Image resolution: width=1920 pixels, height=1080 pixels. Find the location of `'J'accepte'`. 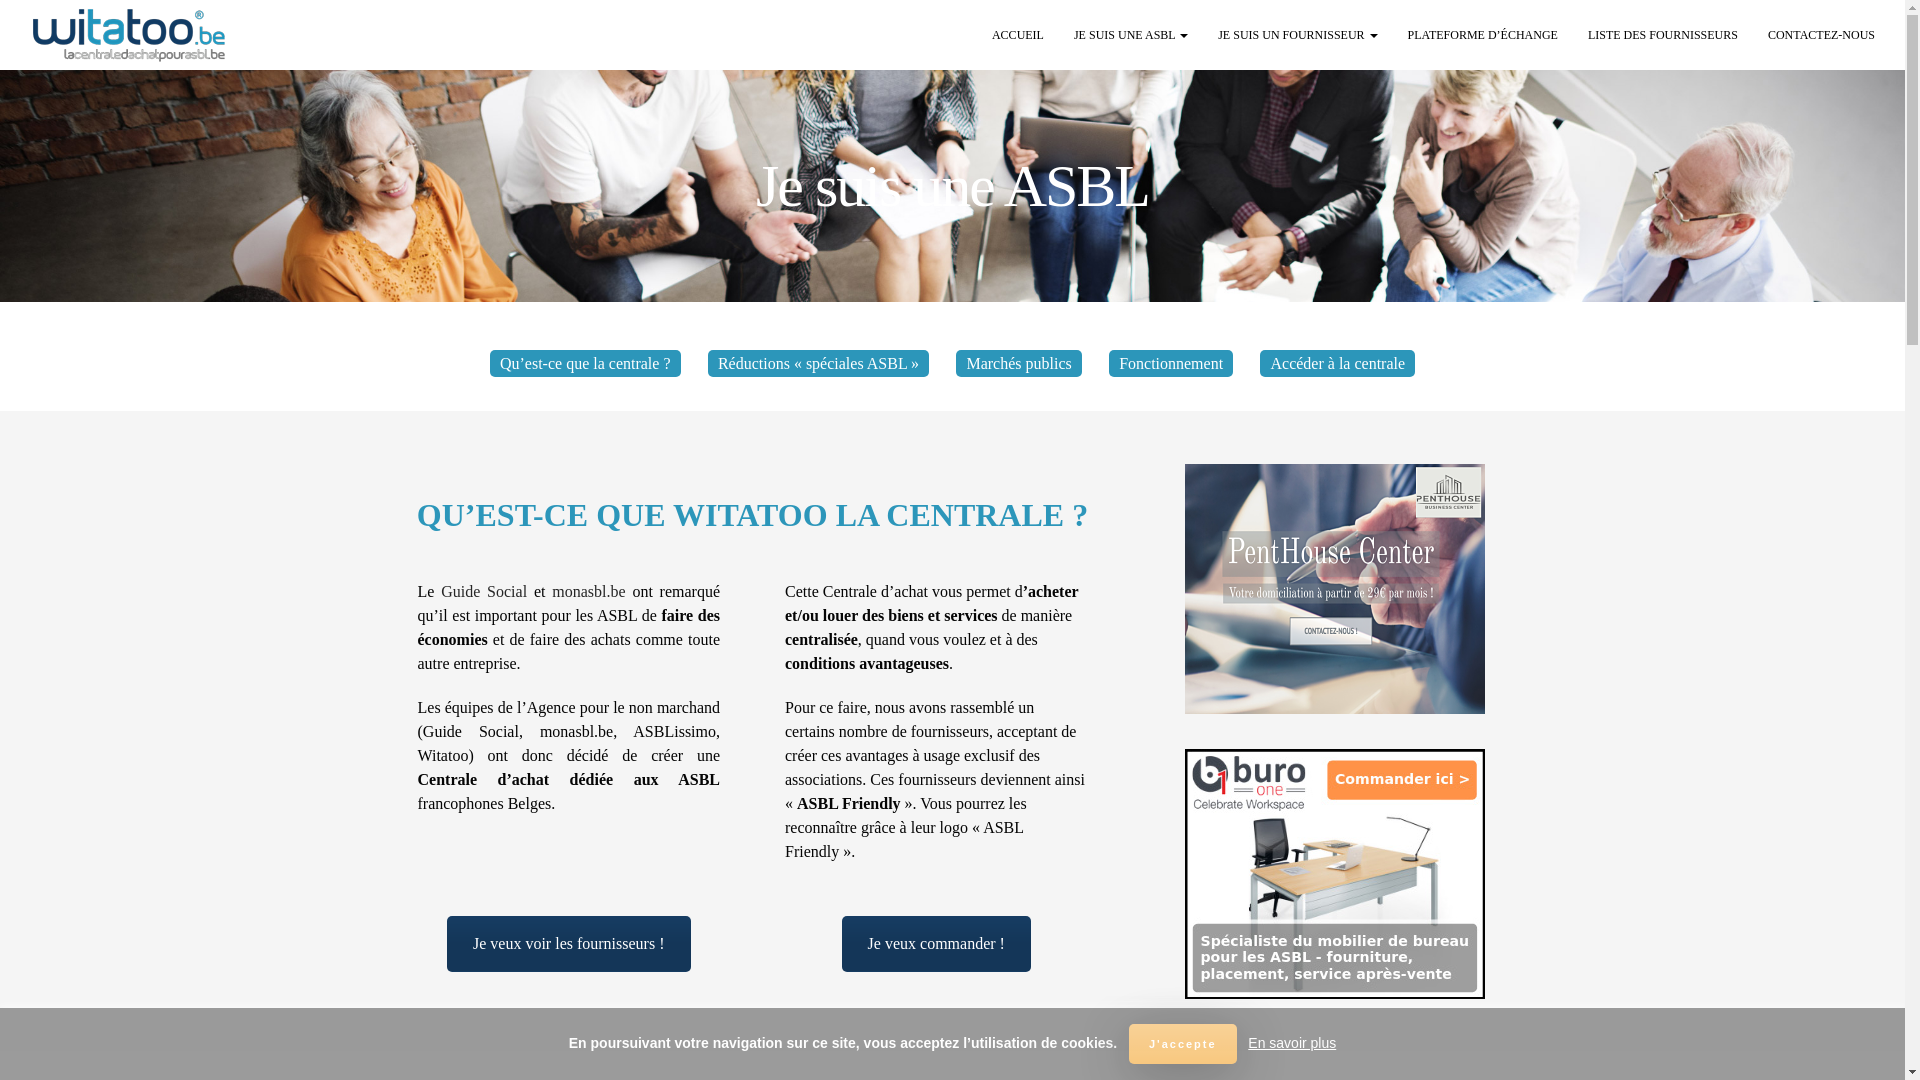

'J'accepte' is located at coordinates (1182, 1043).